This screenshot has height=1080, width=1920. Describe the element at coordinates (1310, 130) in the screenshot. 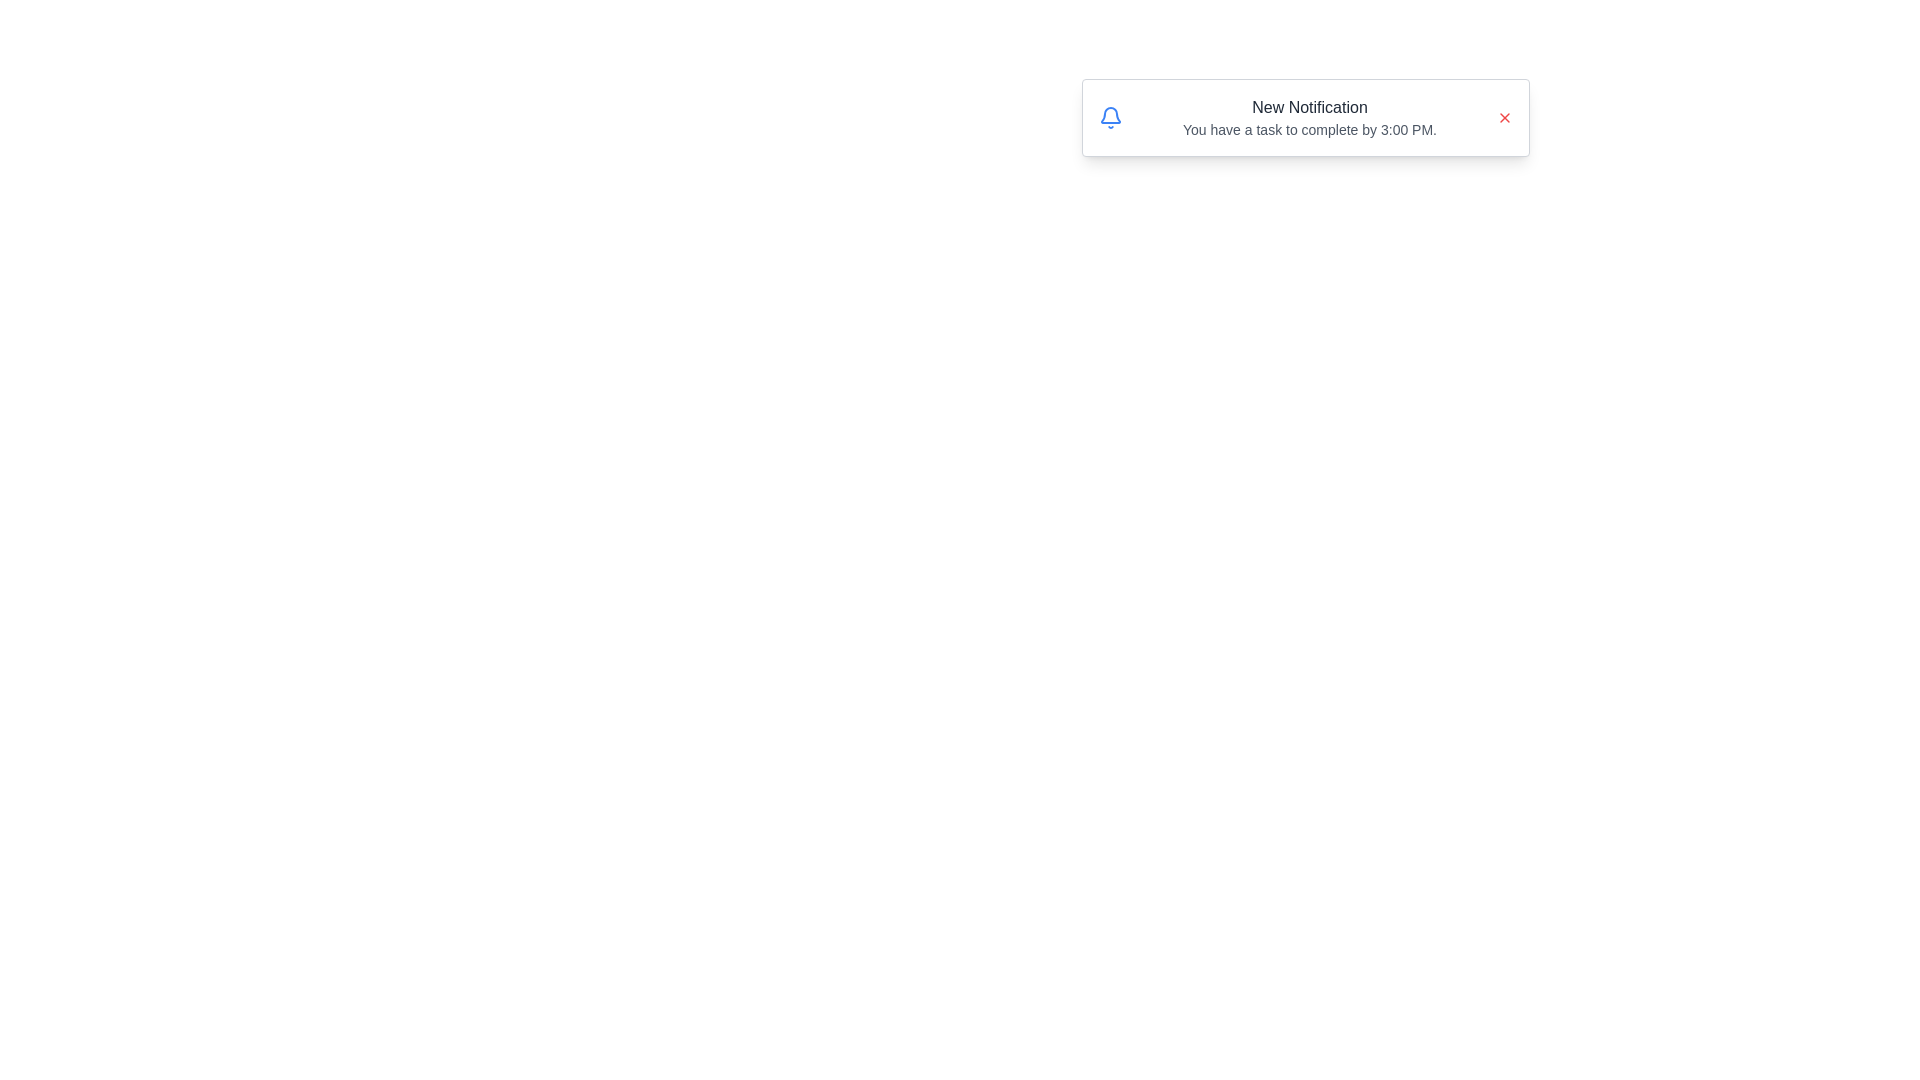

I see `text label that says 'You have a task to complete by 3:00 PM.' located below the 'New Notification' heading in the notification box` at that location.